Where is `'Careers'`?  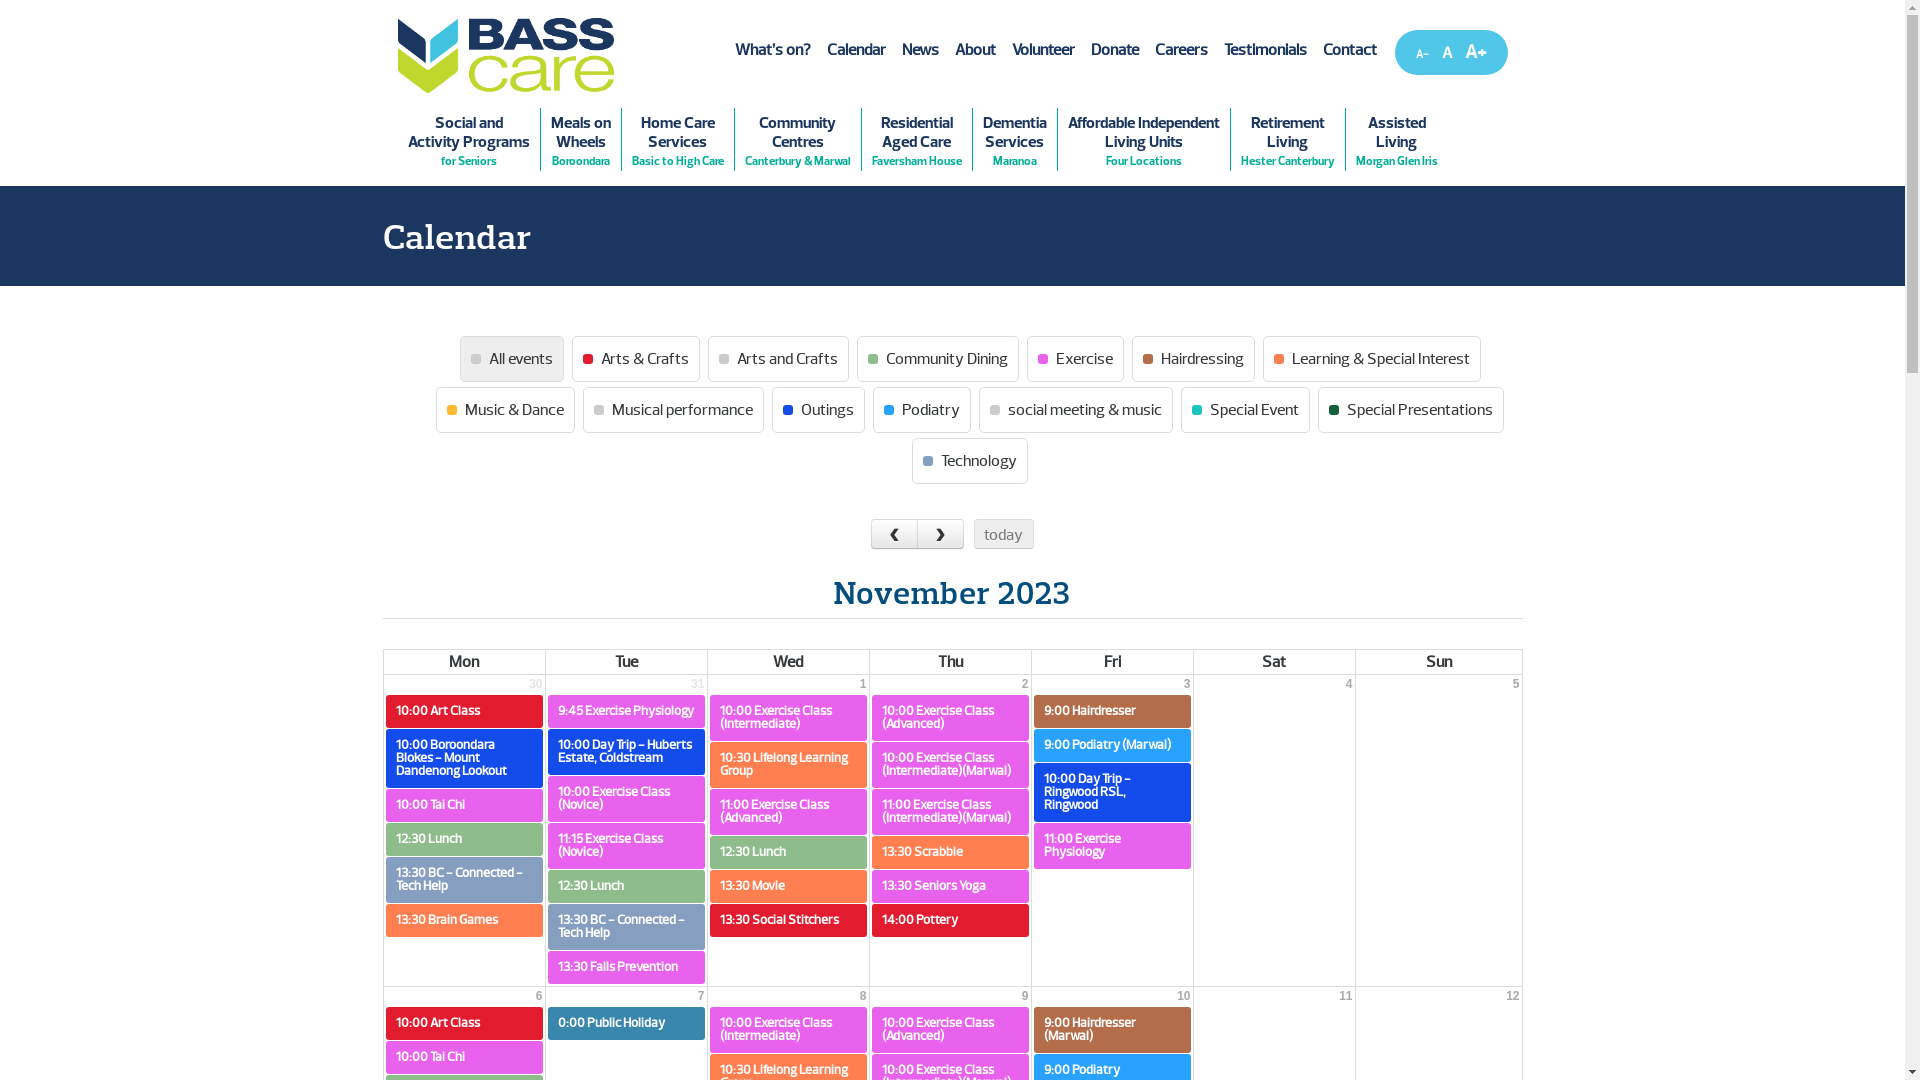
'Careers' is located at coordinates (1180, 49).